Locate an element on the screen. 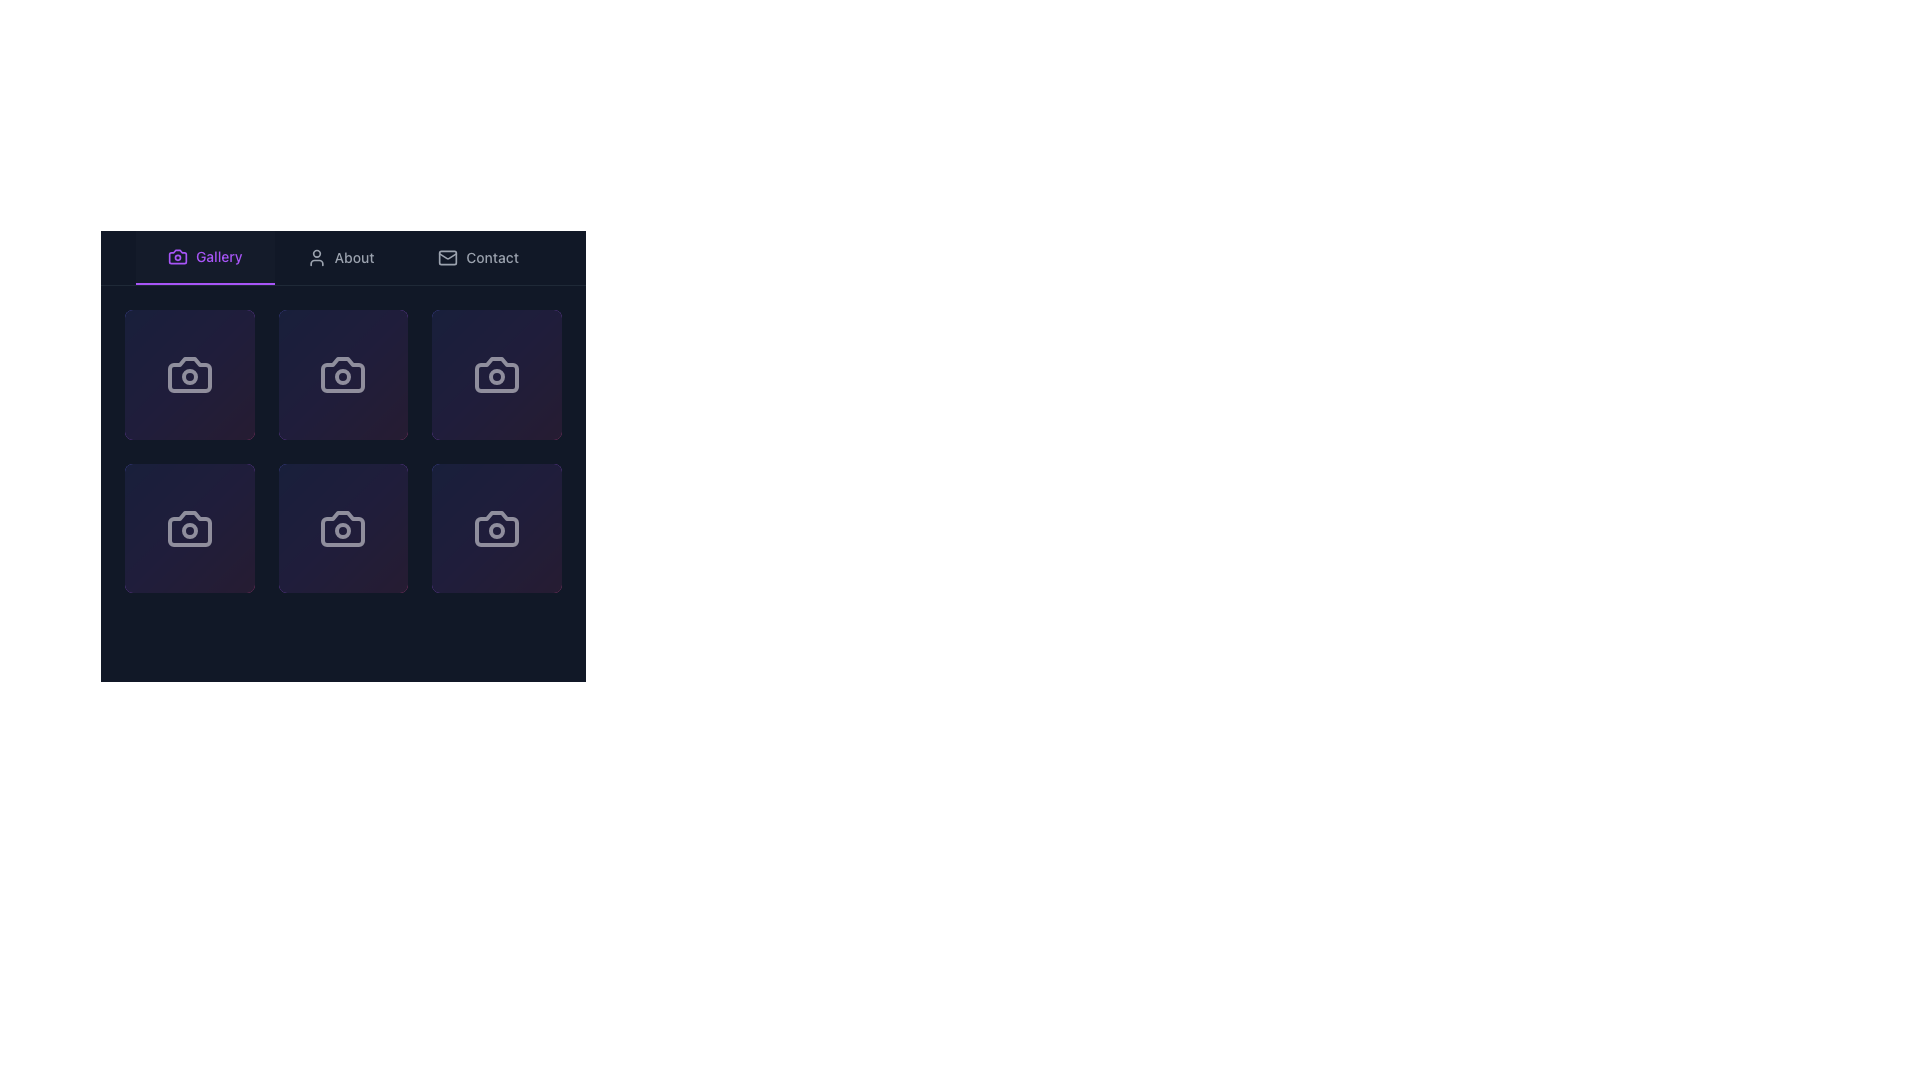 Image resolution: width=1920 pixels, height=1080 pixels. the camera icon located at the top-center of the three-by-three grid layout for interaction is located at coordinates (343, 374).